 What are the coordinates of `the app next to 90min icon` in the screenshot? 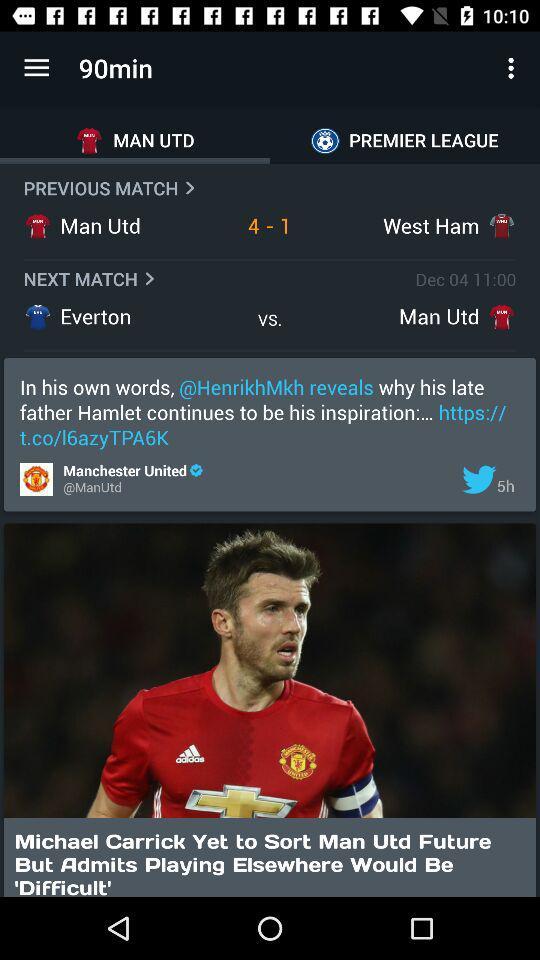 It's located at (36, 68).